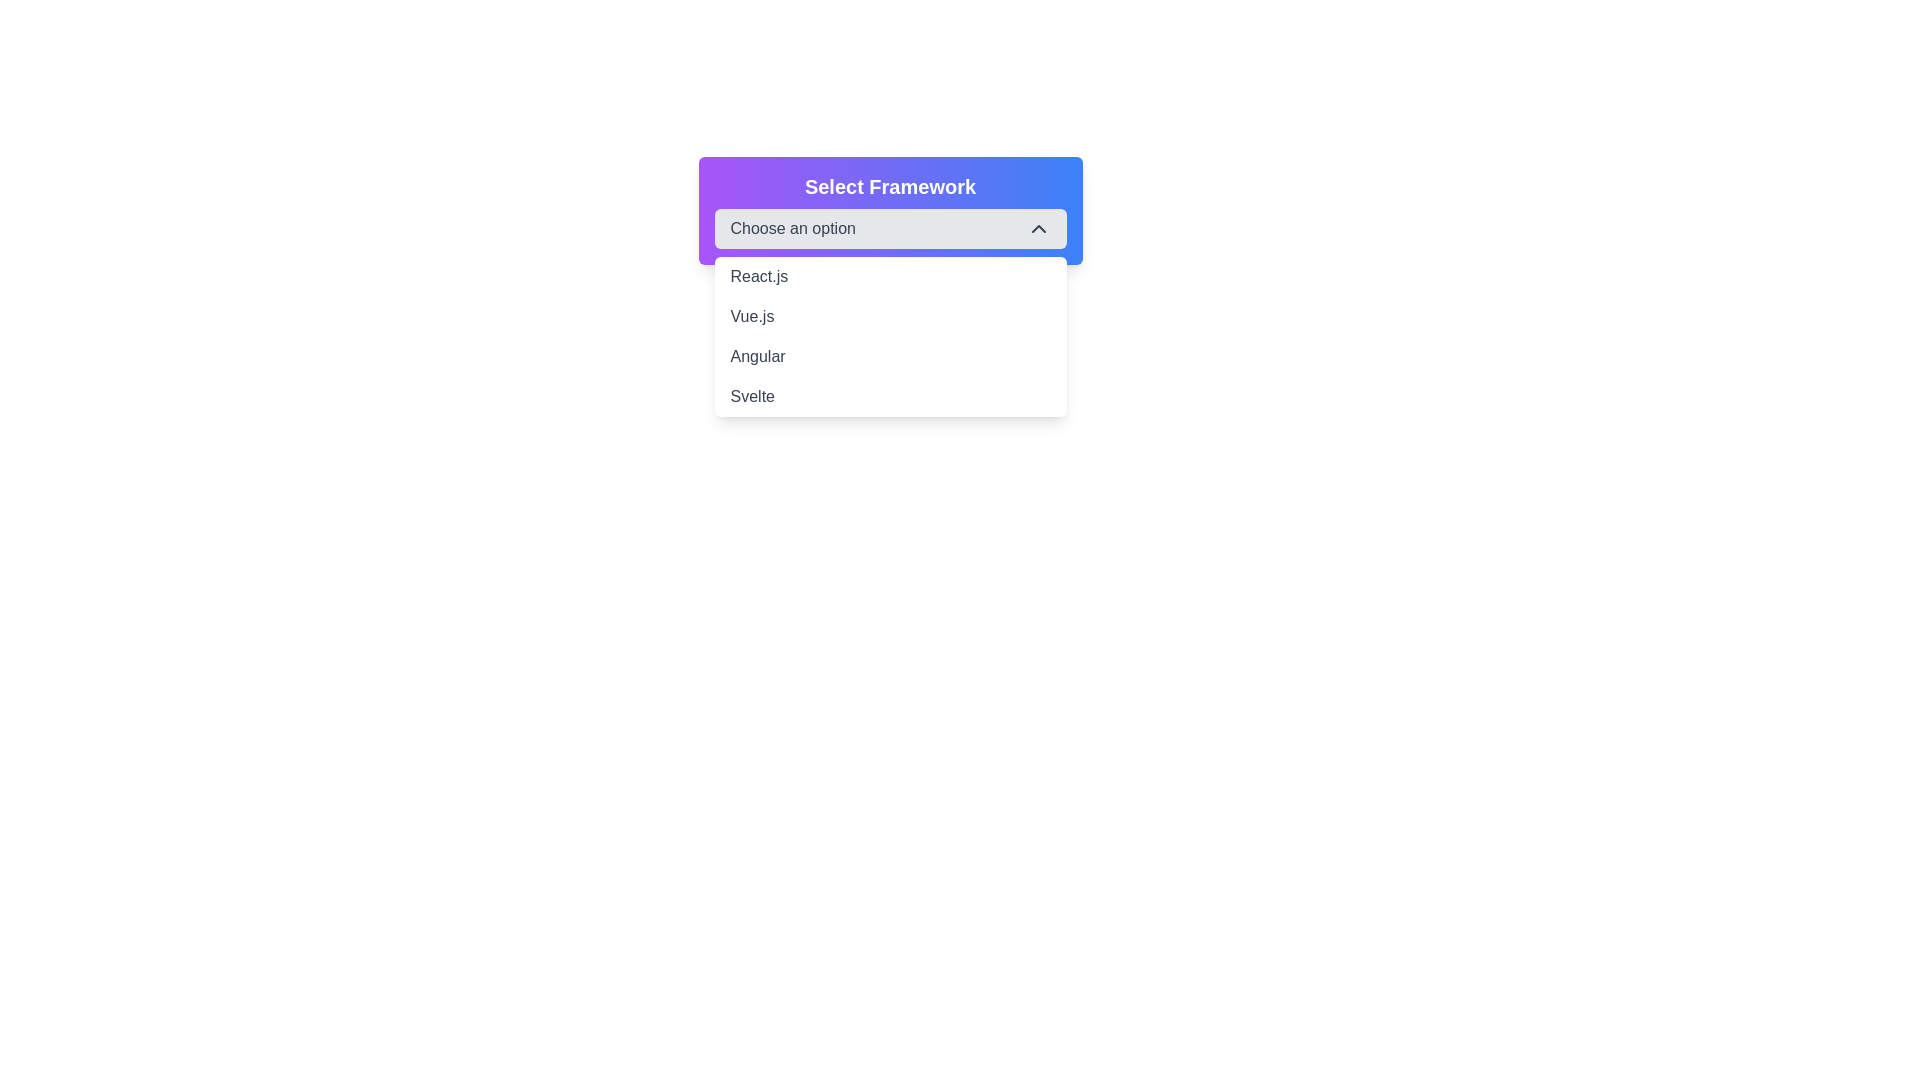 Image resolution: width=1920 pixels, height=1080 pixels. Describe the element at coordinates (792, 227) in the screenshot. I see `the text label that reads 'Choose an option' to trigger hover styles` at that location.